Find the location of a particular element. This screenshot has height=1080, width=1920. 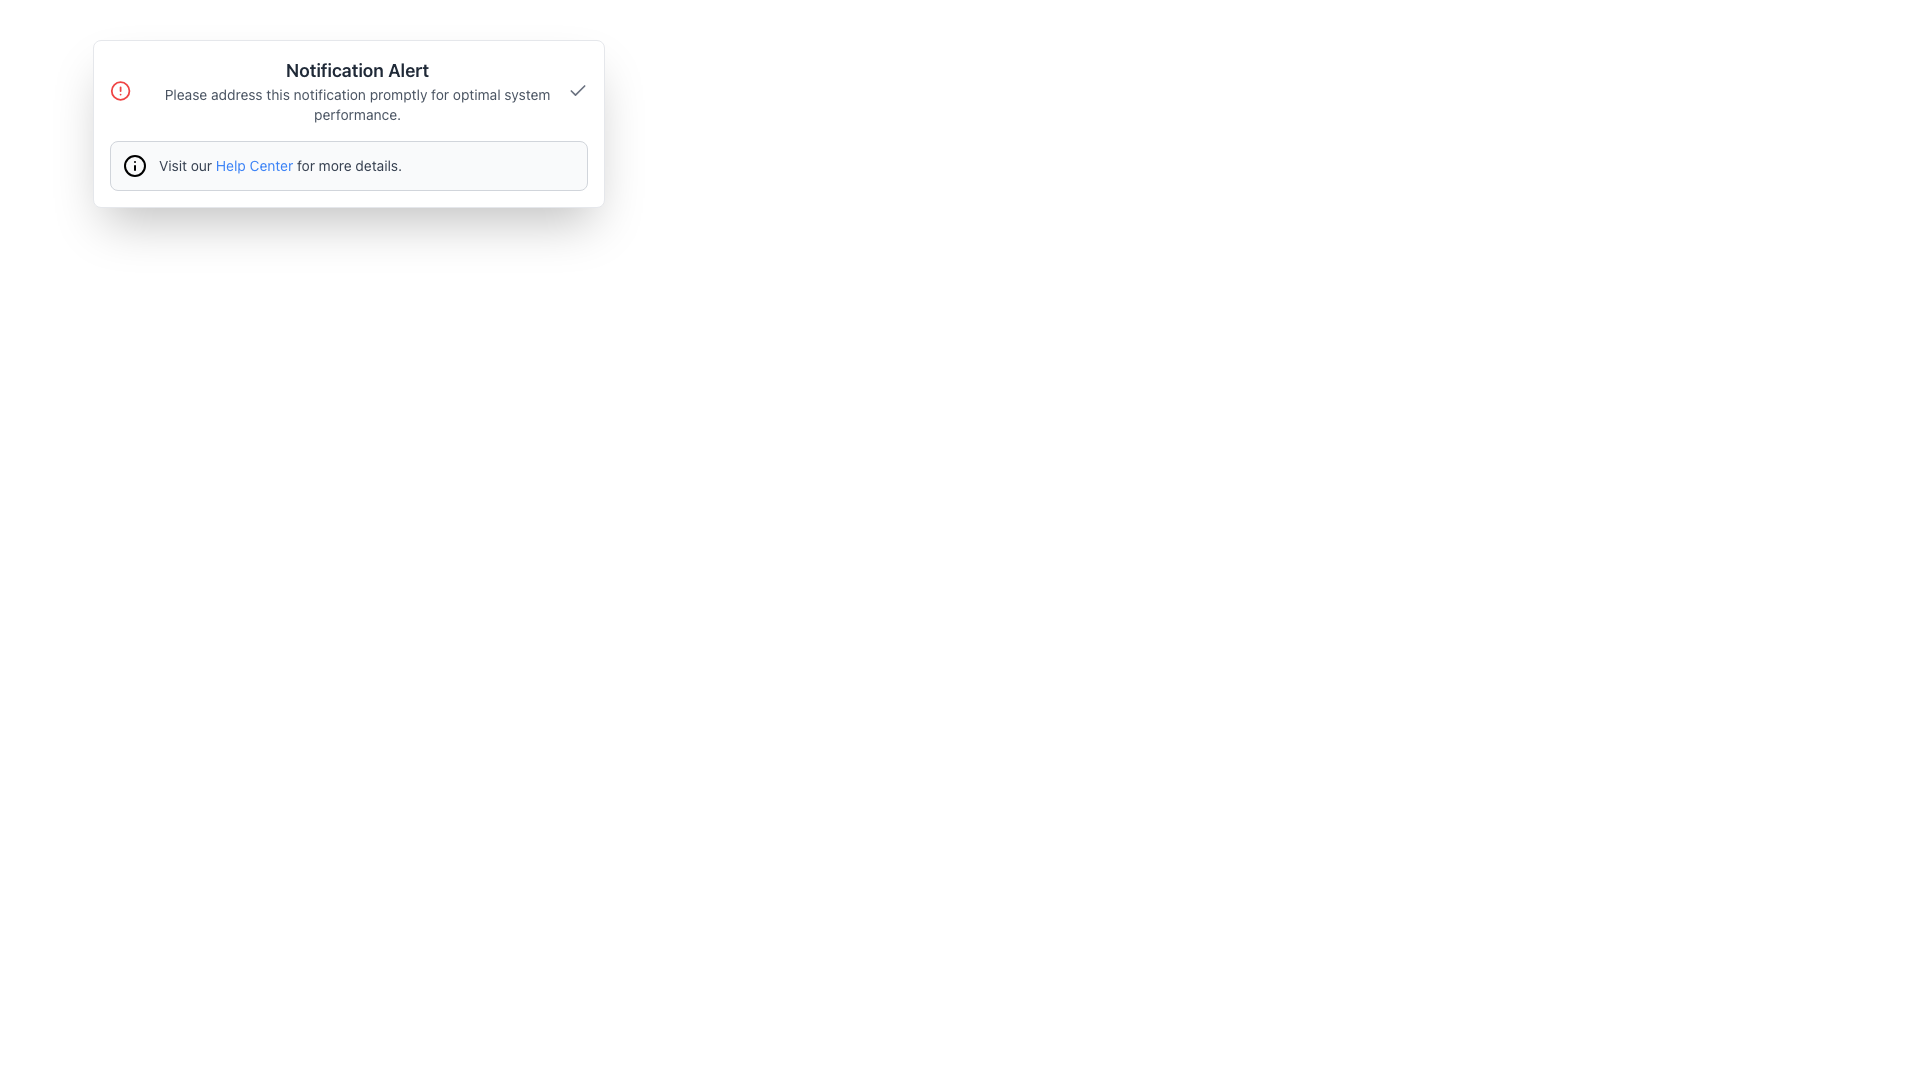

the interactive checkmark icon located in the top-right of the 'Notification Alert' panel to confirm or acknowledge the notification is located at coordinates (576, 91).